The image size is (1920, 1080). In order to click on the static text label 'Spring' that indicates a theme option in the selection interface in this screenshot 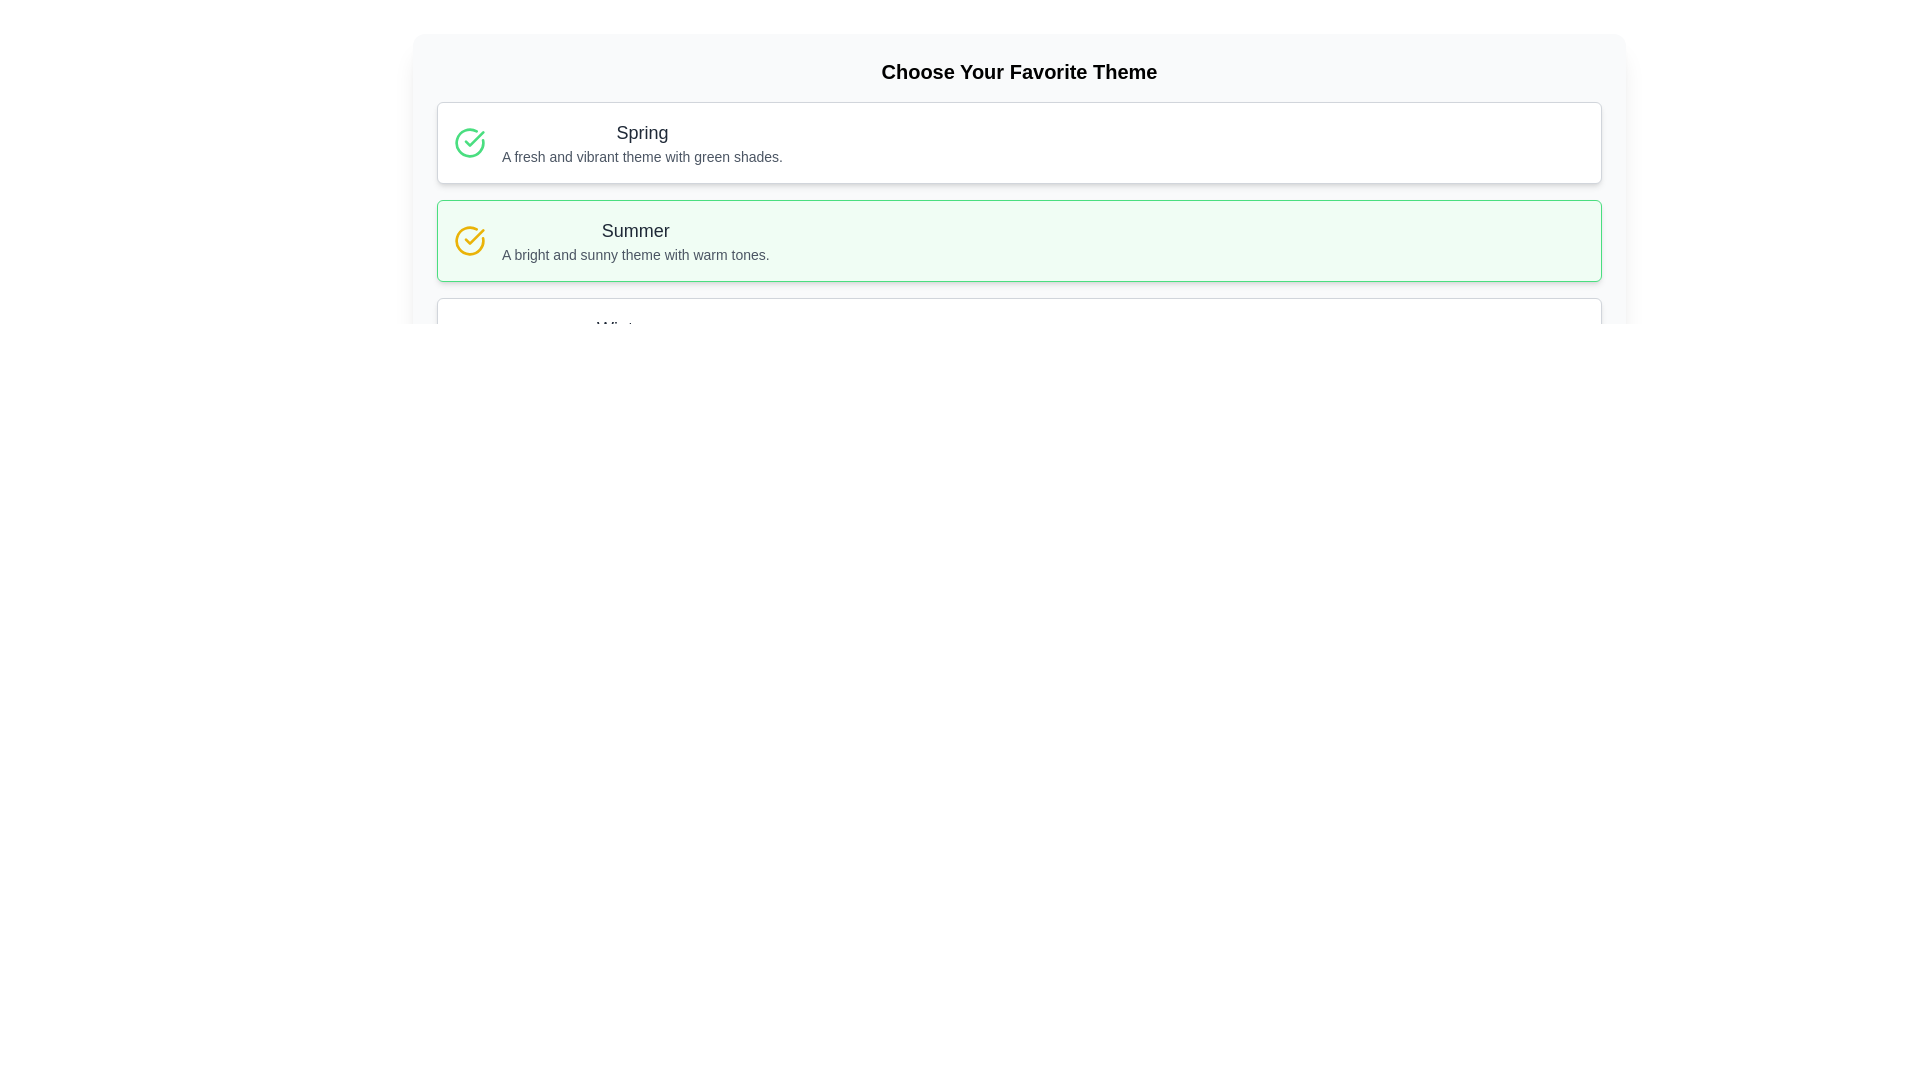, I will do `click(642, 132)`.